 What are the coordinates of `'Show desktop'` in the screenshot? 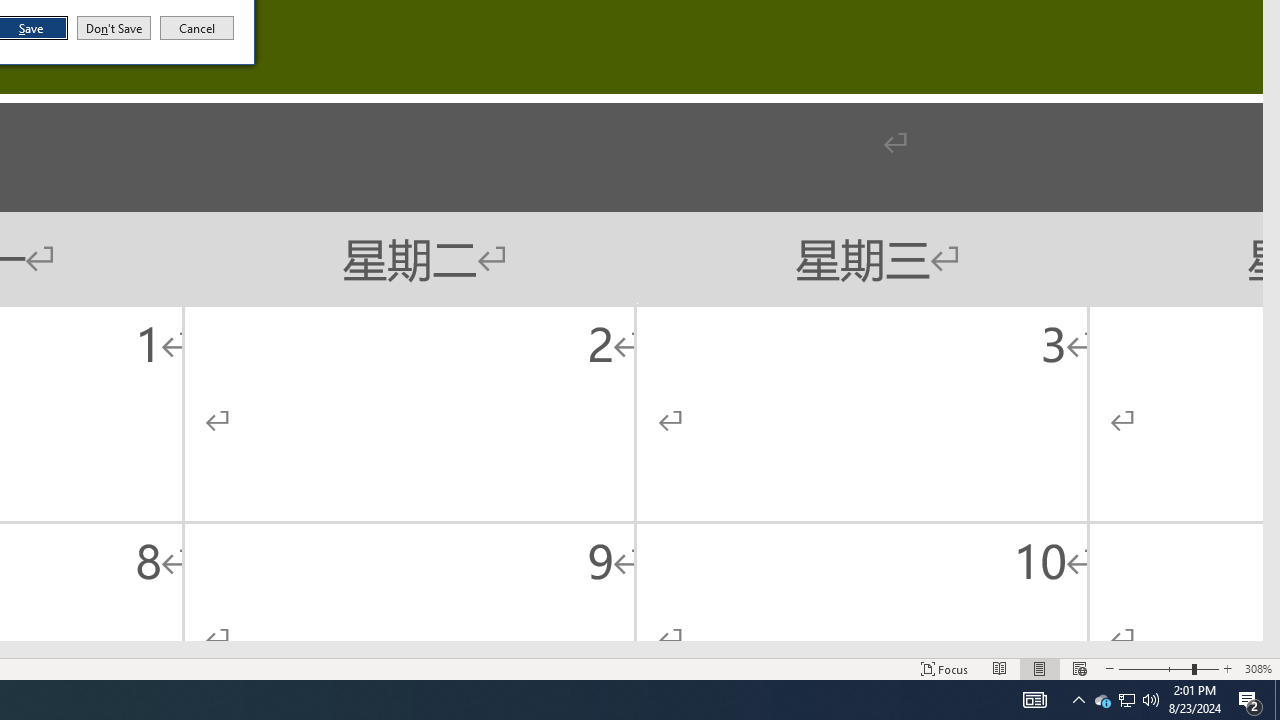 It's located at (1276, 698).